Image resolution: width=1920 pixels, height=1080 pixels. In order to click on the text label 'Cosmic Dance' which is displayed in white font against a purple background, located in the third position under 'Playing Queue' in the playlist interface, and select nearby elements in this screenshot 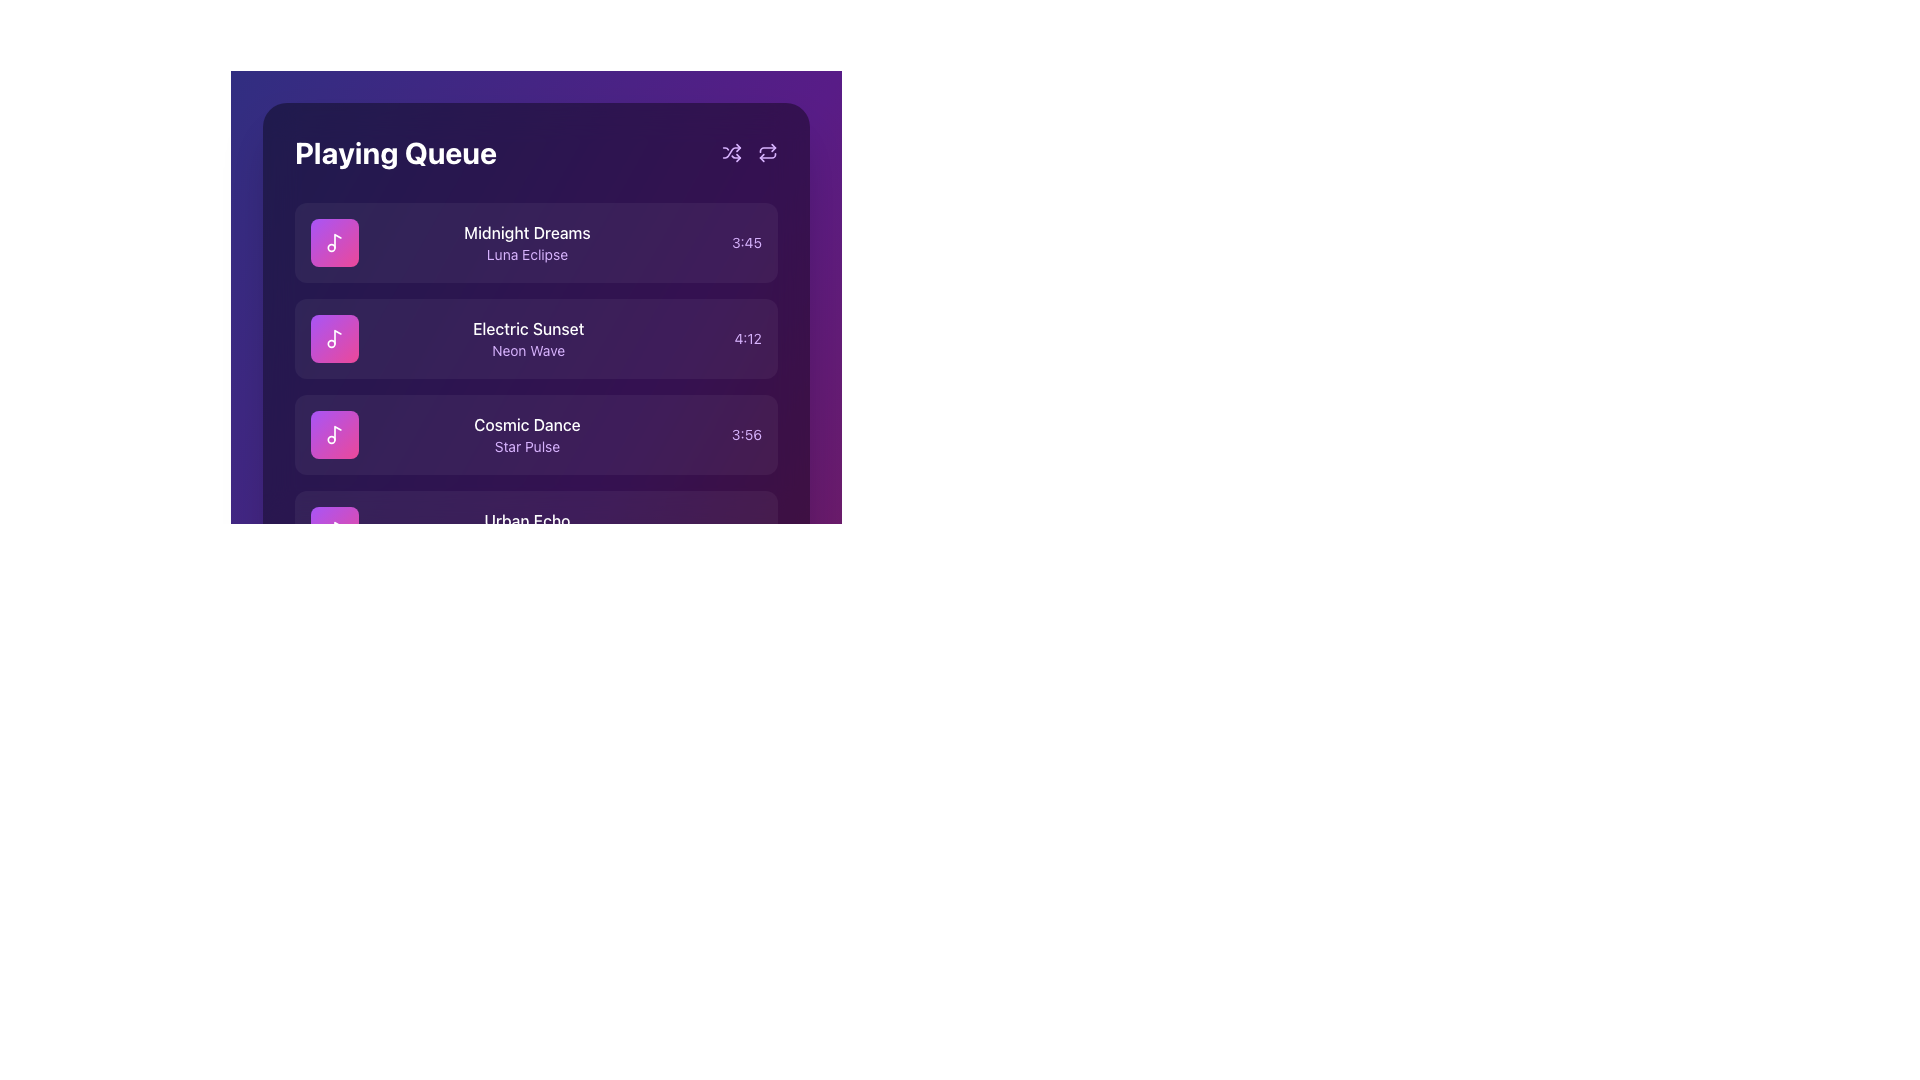, I will do `click(527, 423)`.